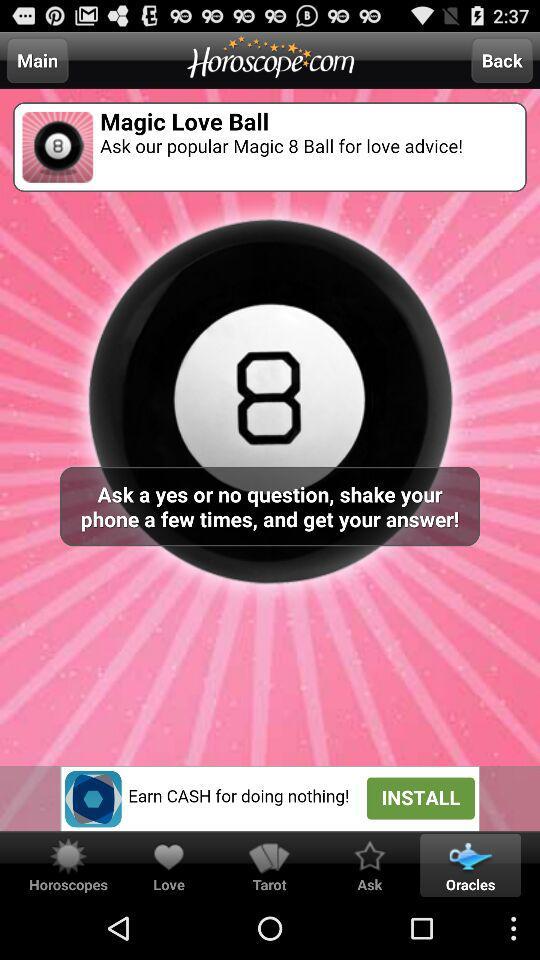 The width and height of the screenshot is (540, 960). What do you see at coordinates (270, 798) in the screenshot?
I see `open advertisement` at bounding box center [270, 798].